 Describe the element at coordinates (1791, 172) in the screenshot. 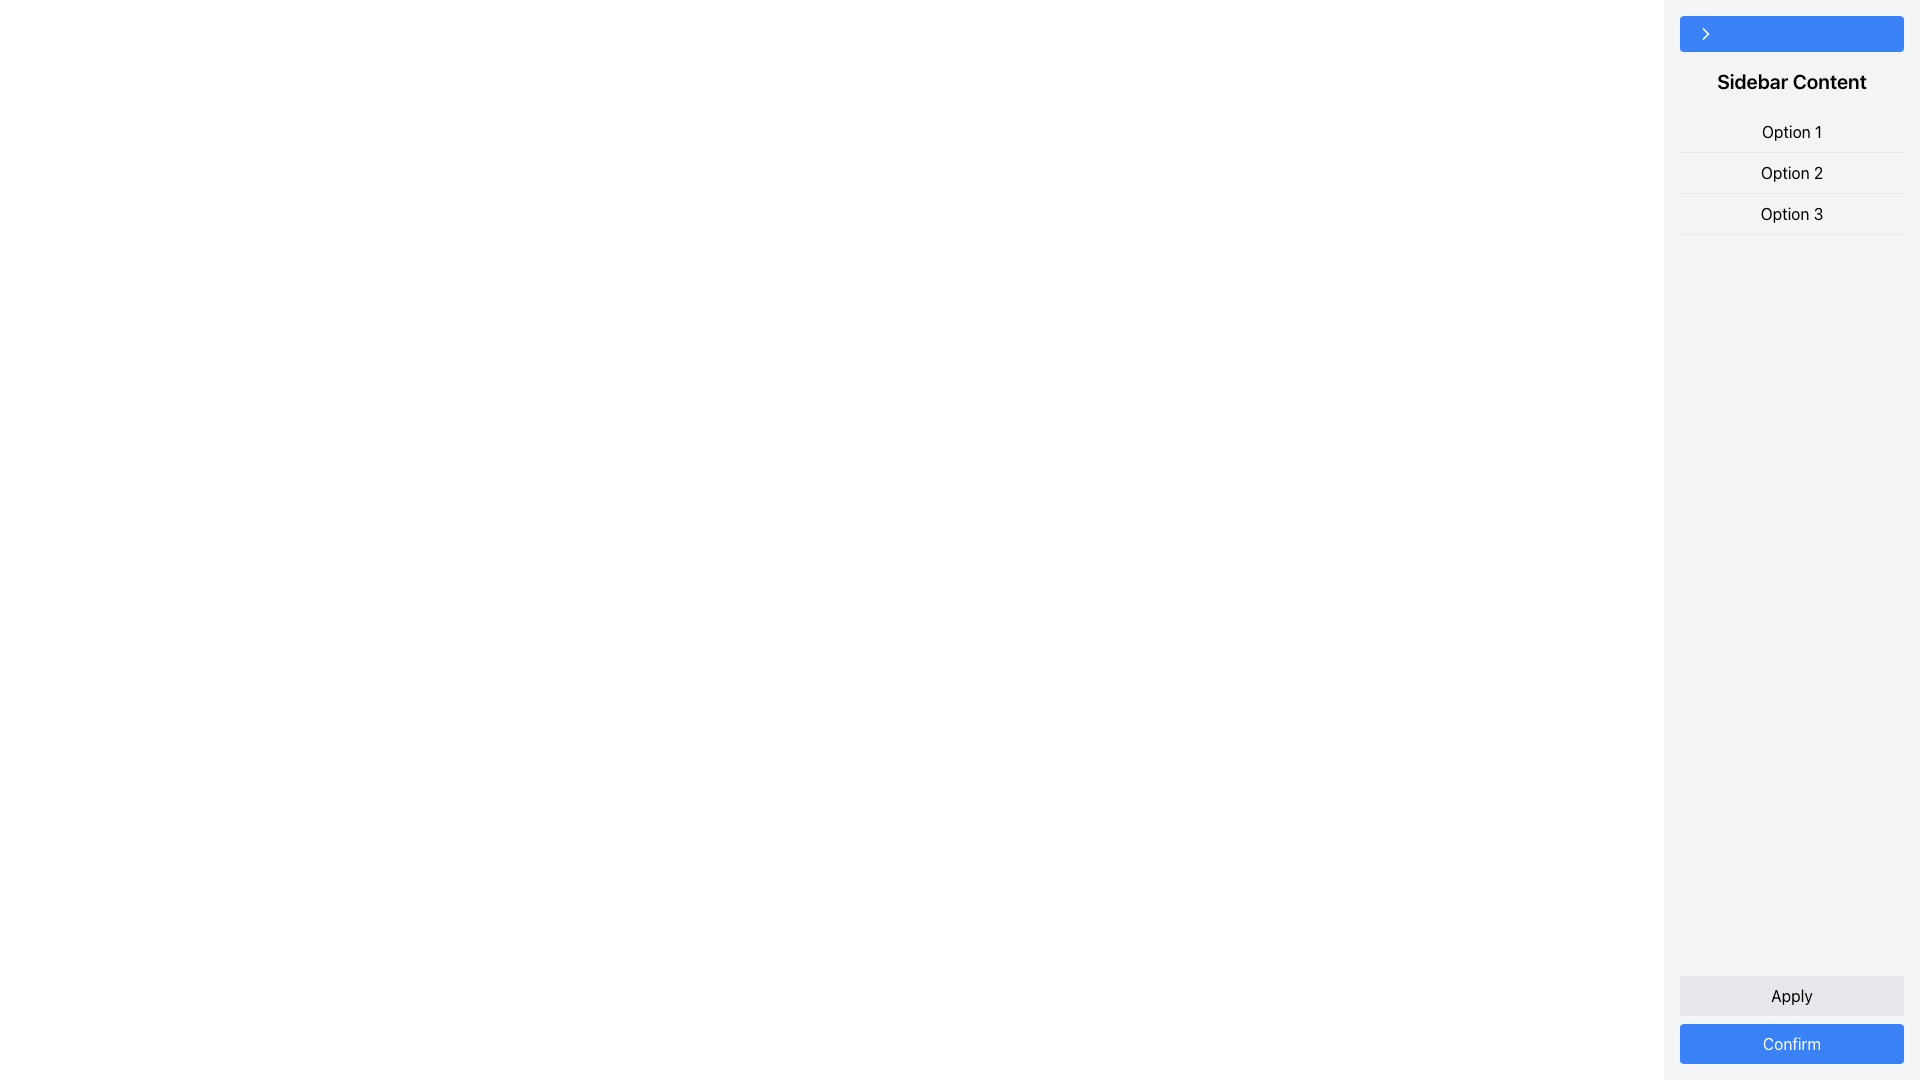

I see `the second item labeled 'Option 2'` at that location.